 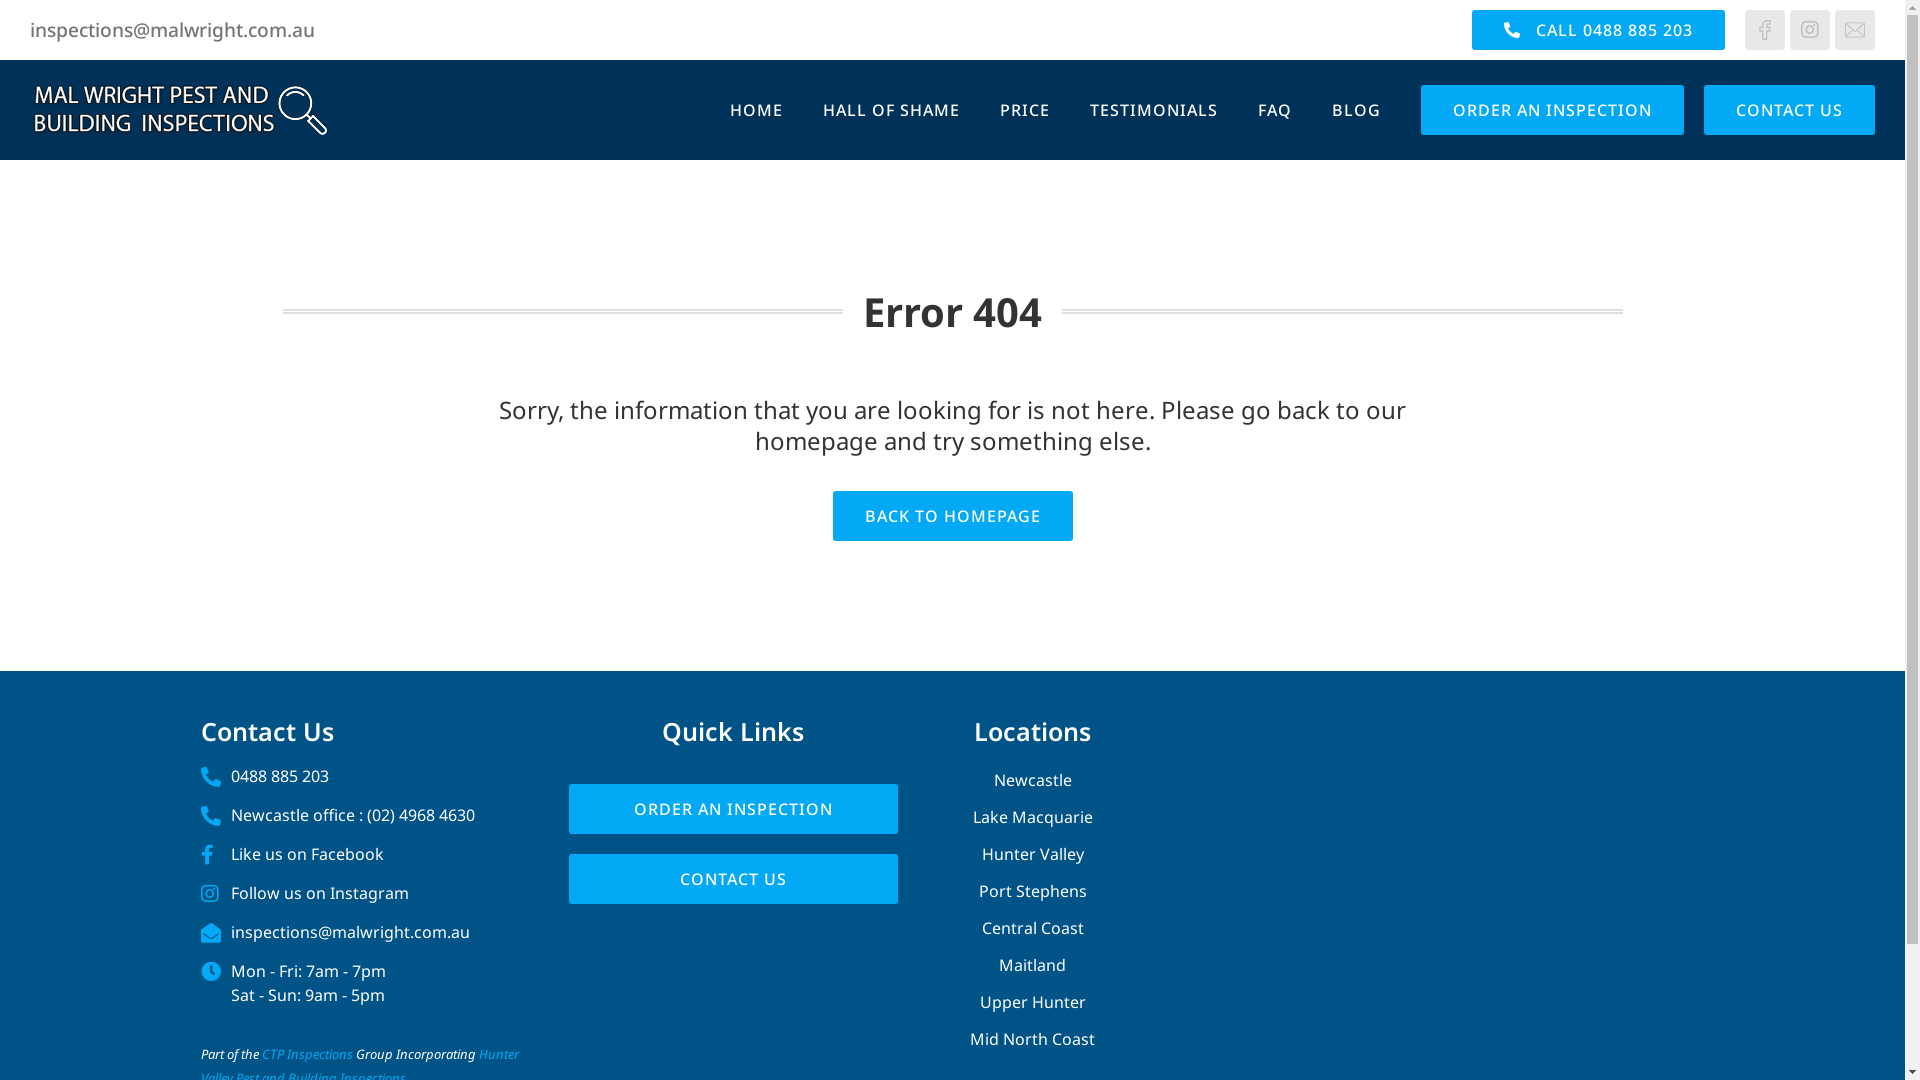 I want to click on 'HOME', so click(x=755, y=110).